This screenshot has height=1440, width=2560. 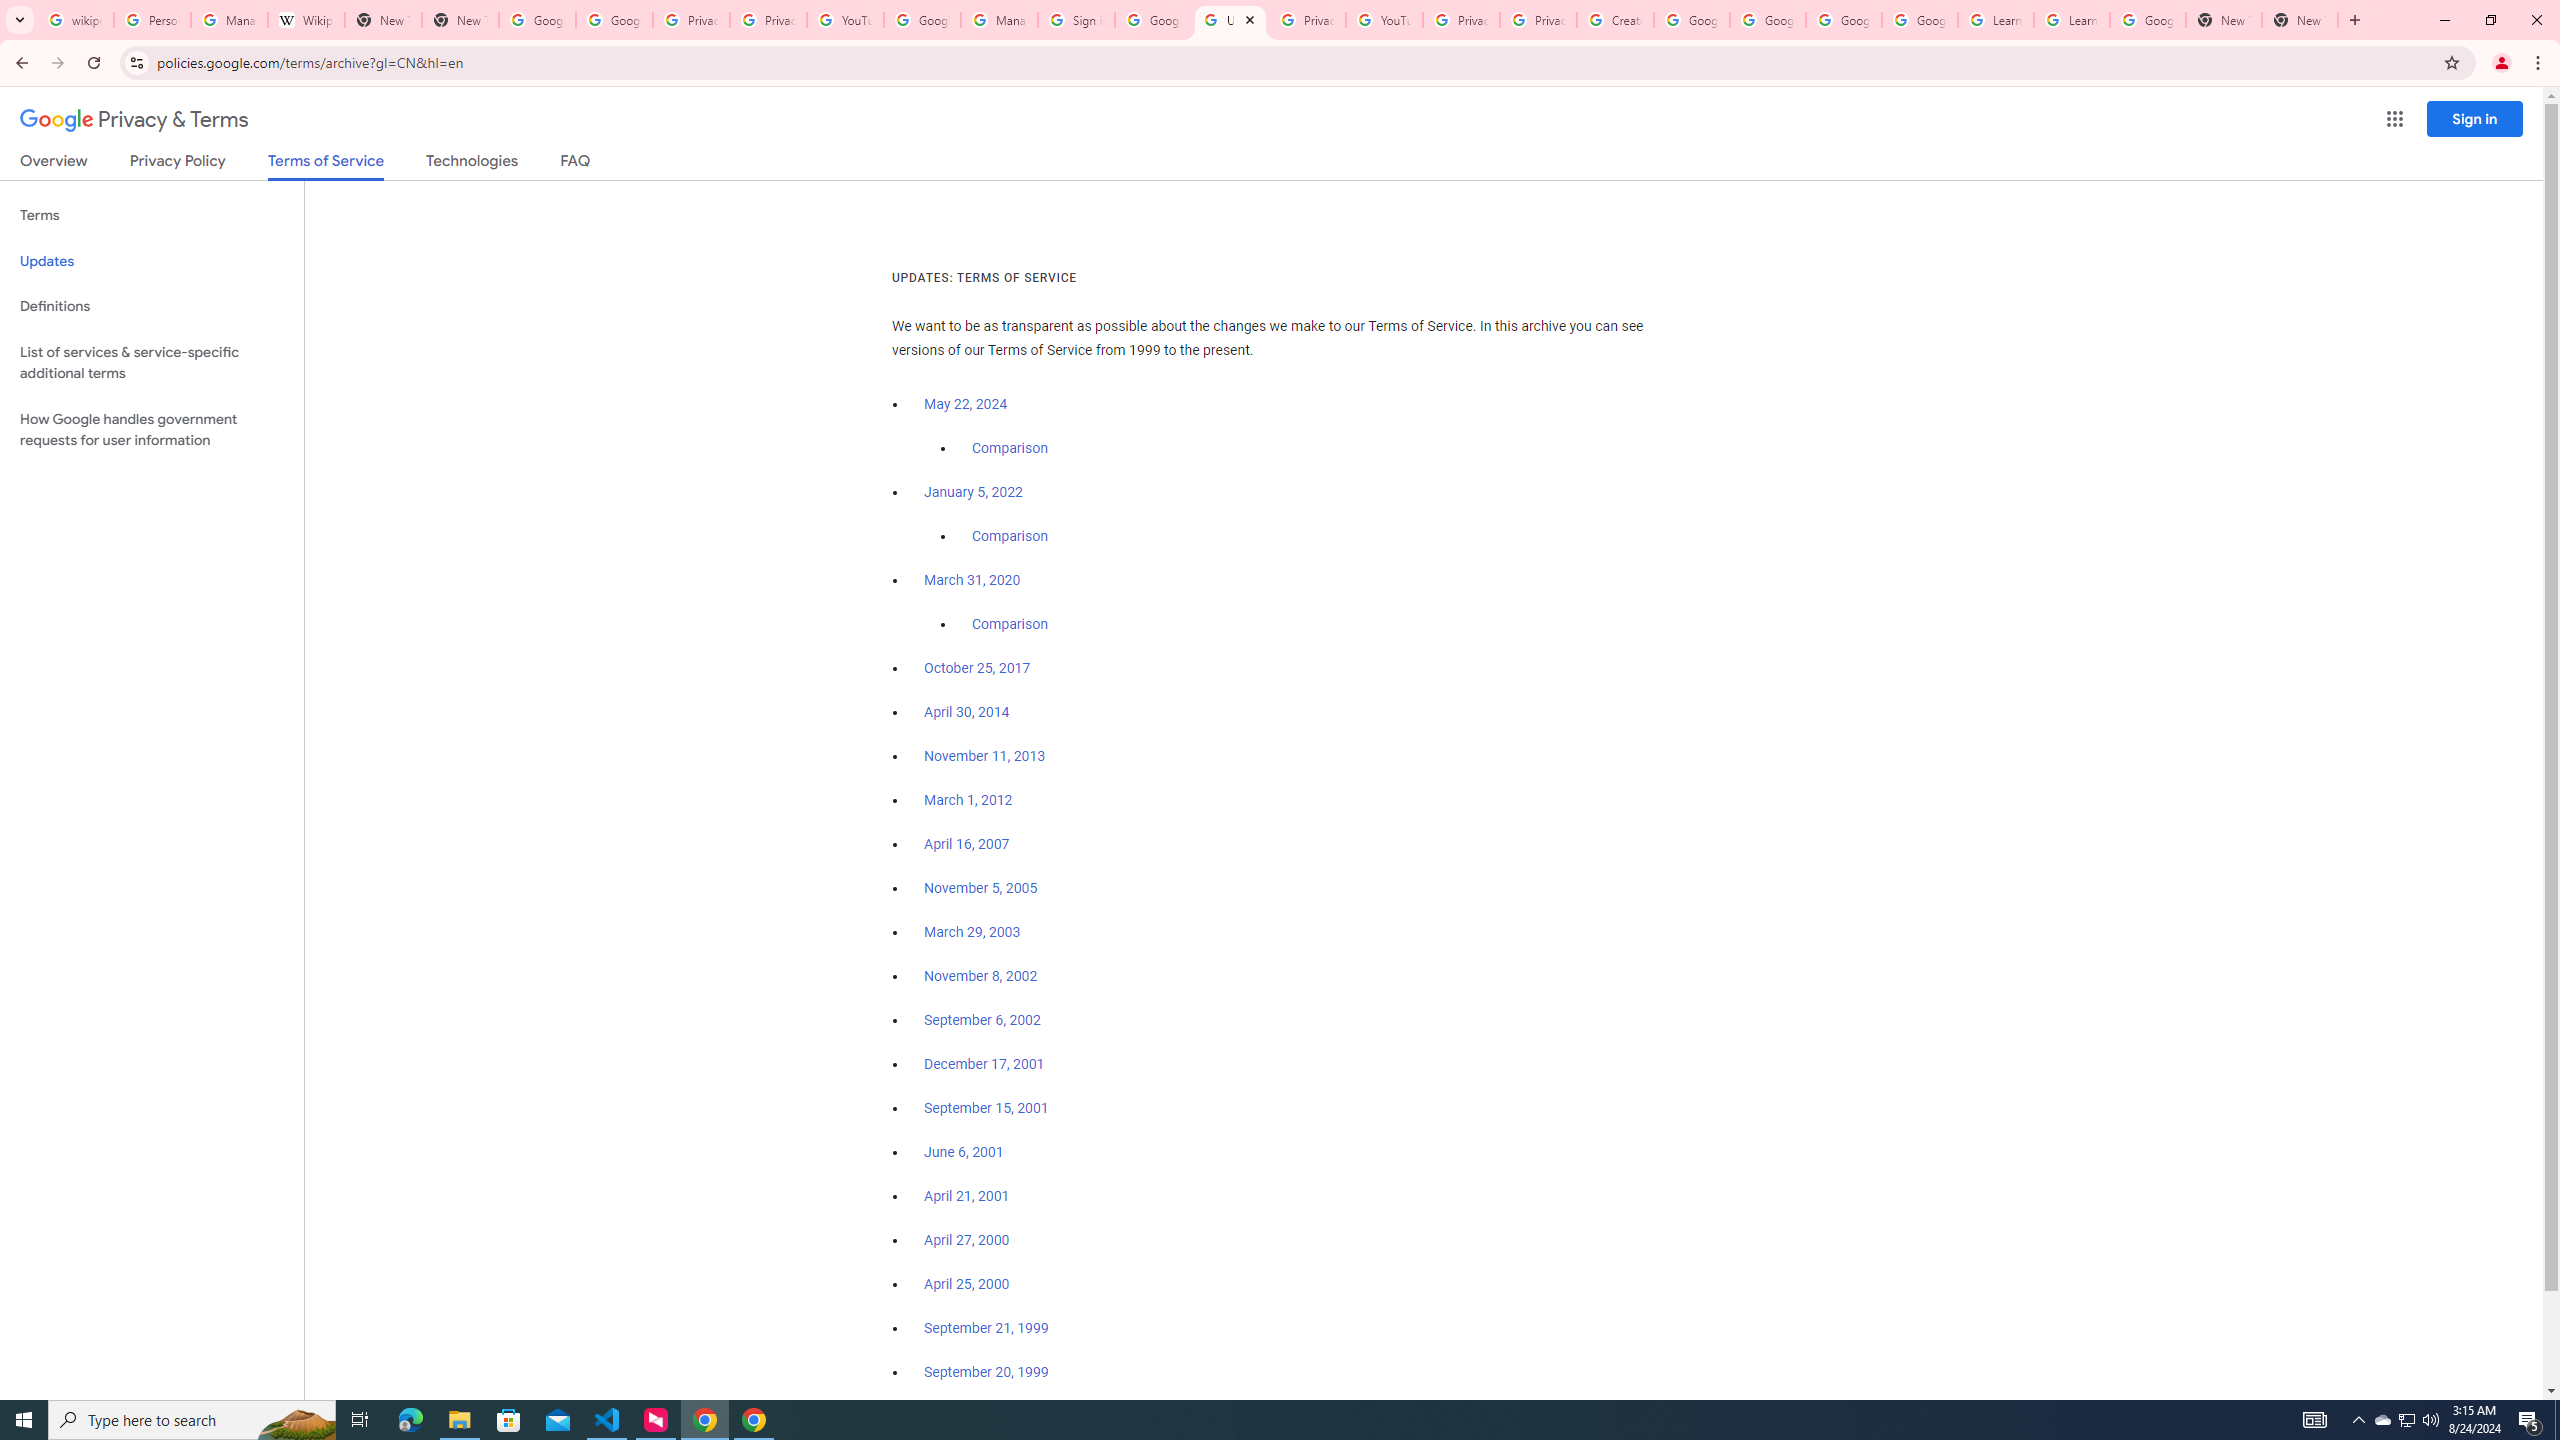 What do you see at coordinates (971, 932) in the screenshot?
I see `'March 29, 2003'` at bounding box center [971, 932].